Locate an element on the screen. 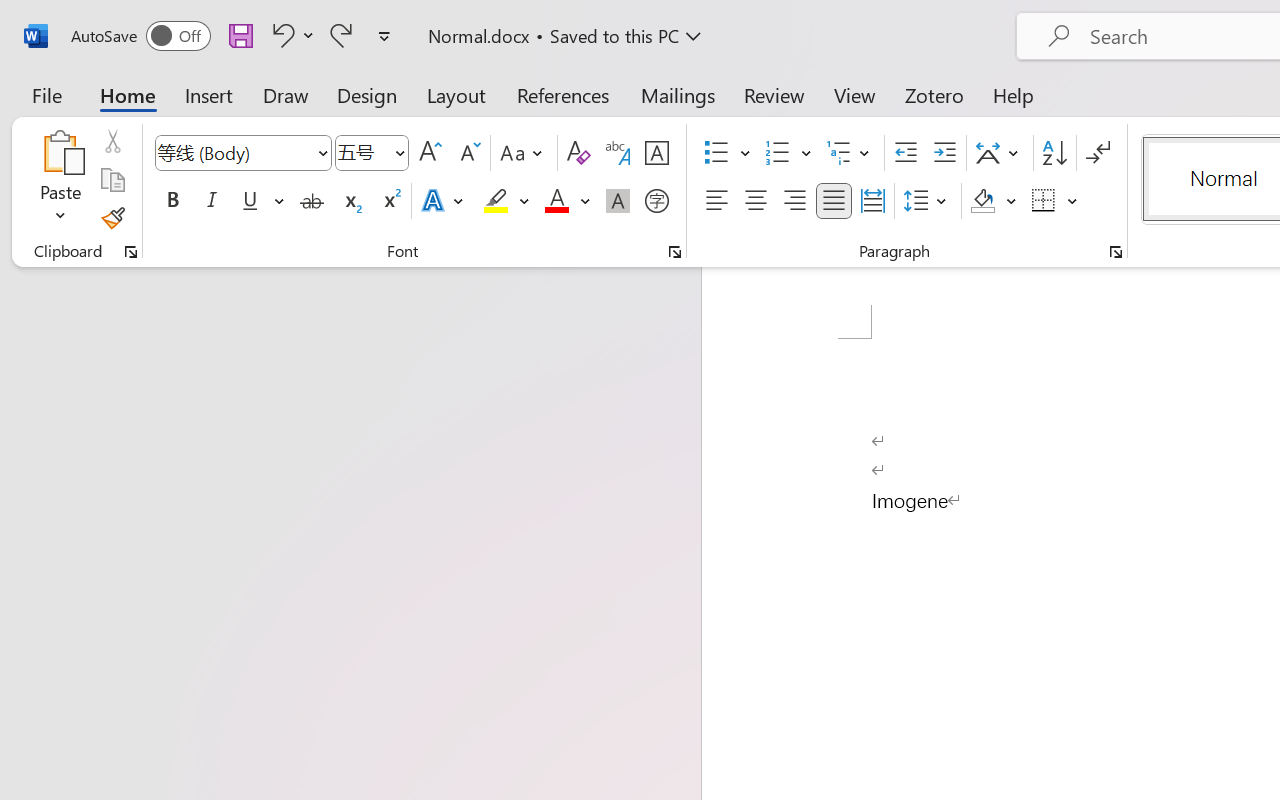  'Center' is located at coordinates (755, 201).